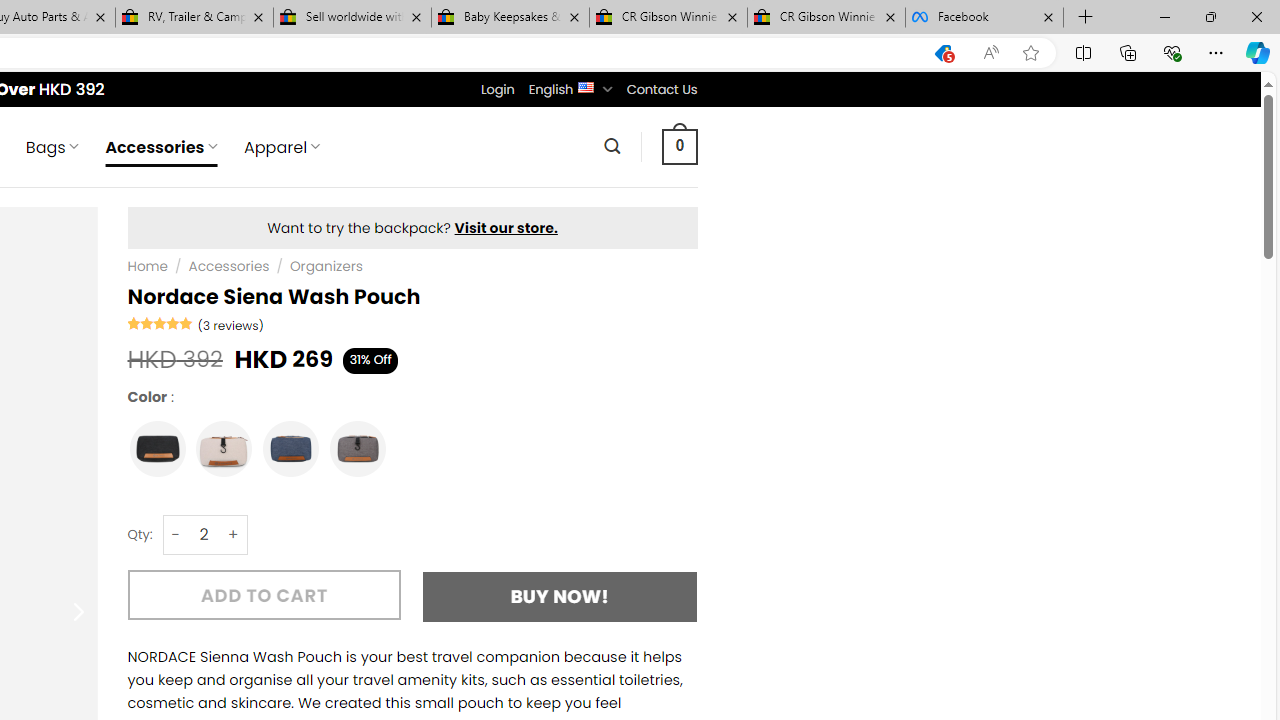 The width and height of the screenshot is (1280, 720). I want to click on 'Contact Us', so click(661, 88).